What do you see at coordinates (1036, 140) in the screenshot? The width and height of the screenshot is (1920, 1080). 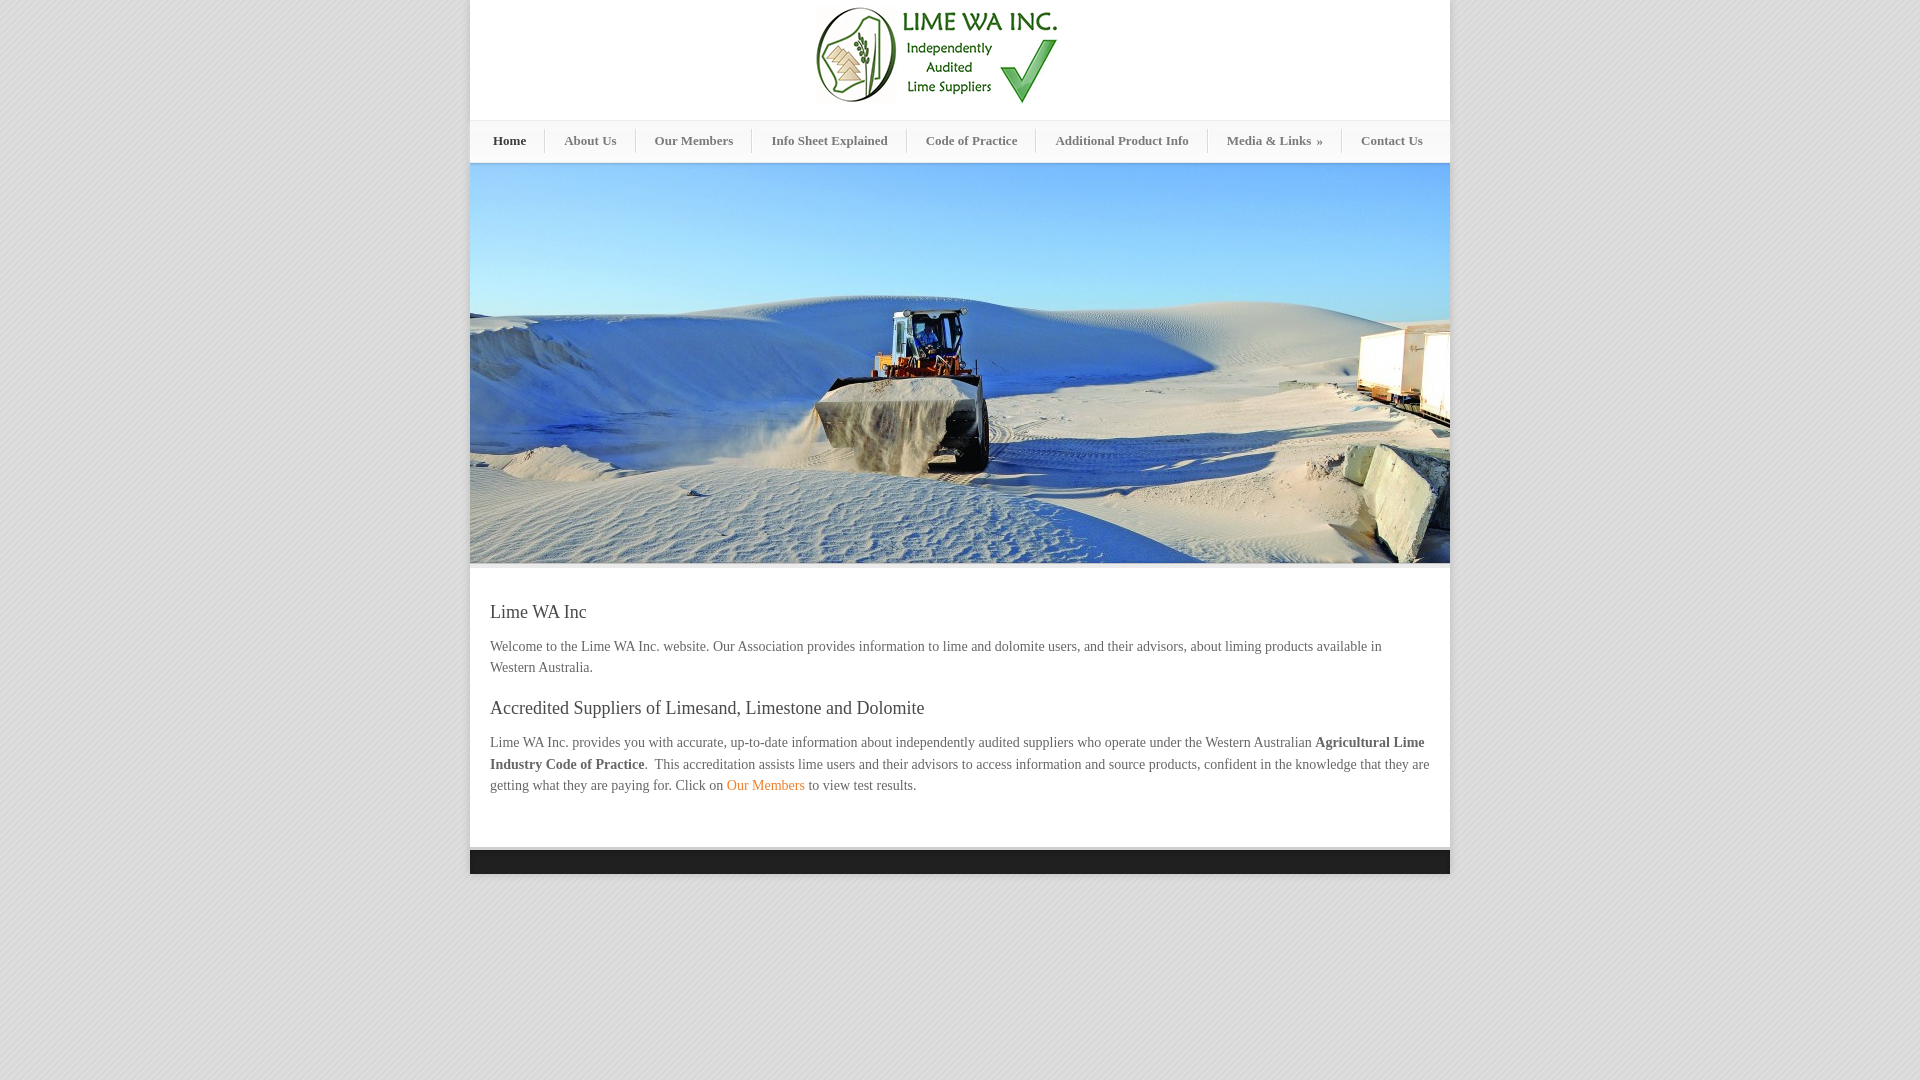 I see `'Additional Product Info'` at bounding box center [1036, 140].